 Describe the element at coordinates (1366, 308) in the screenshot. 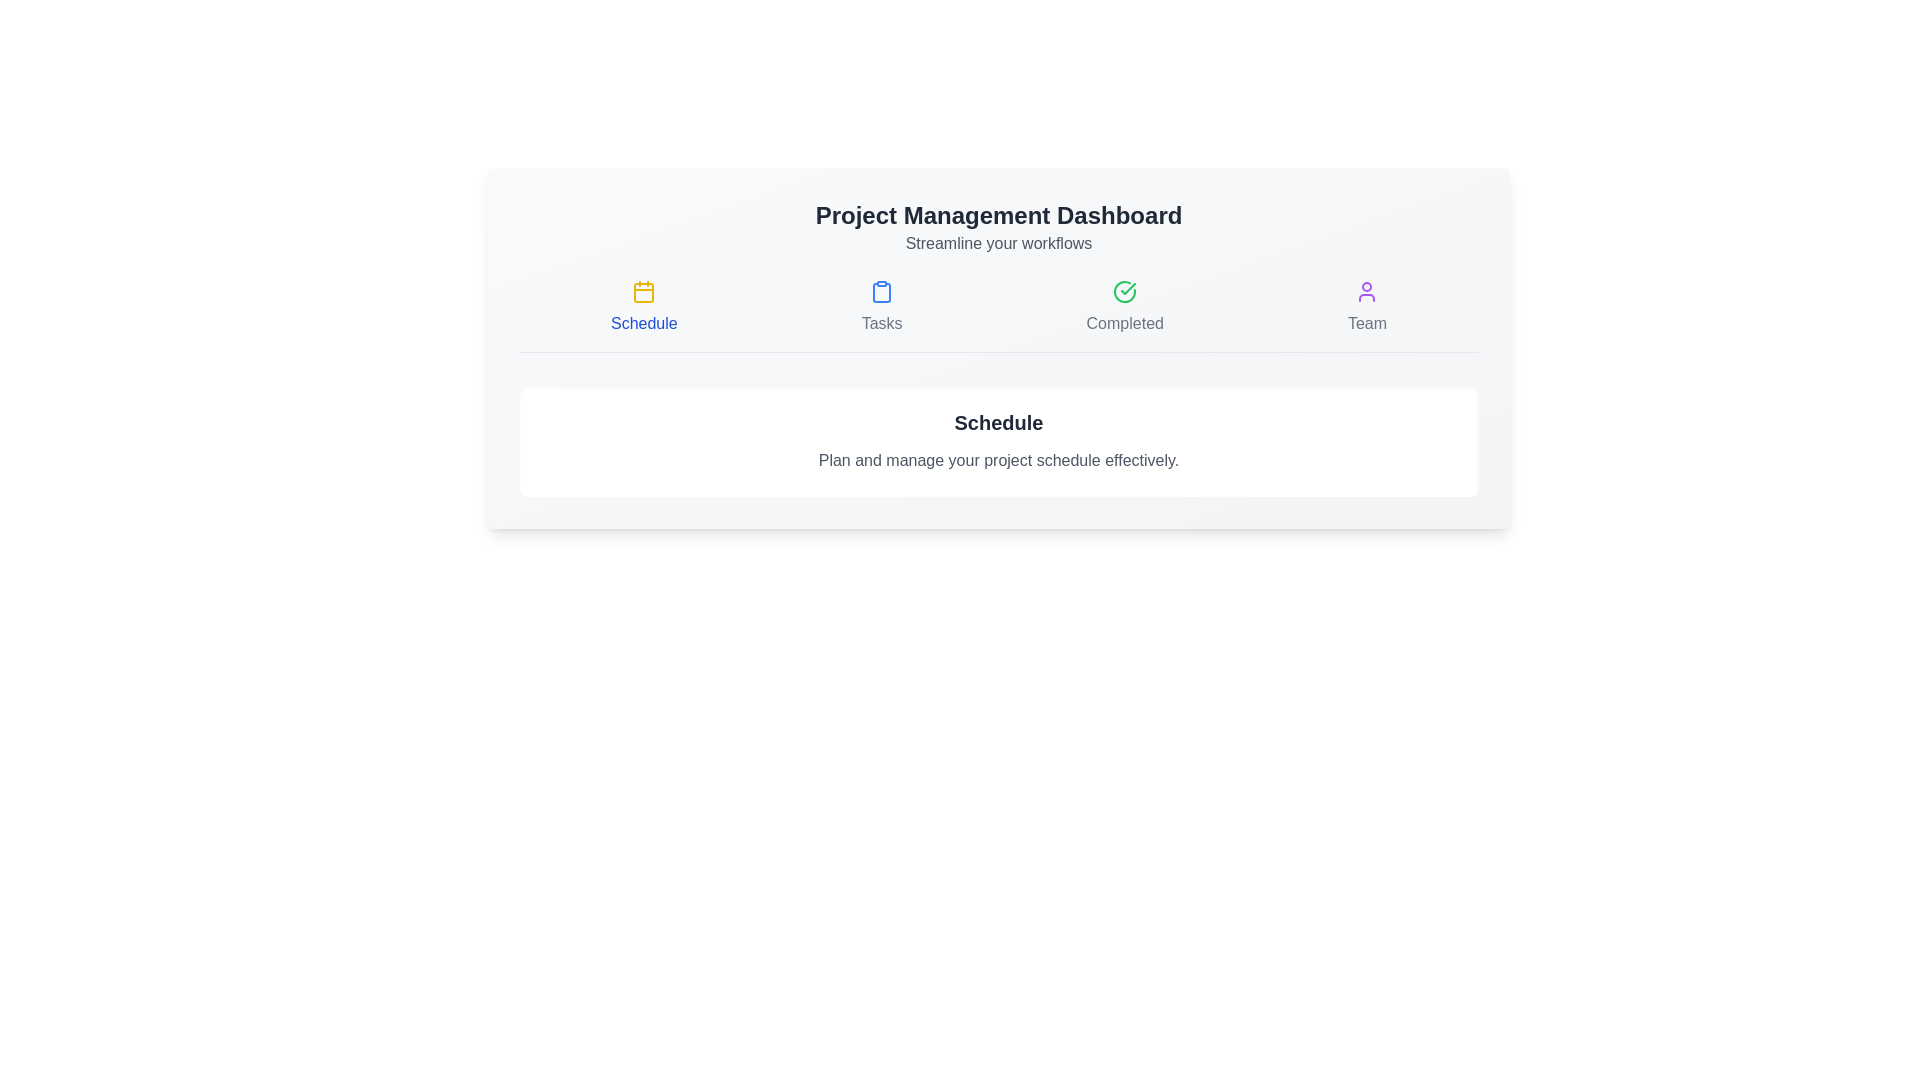

I see `the interactive element labeled 'Team' to observe its hover effect` at that location.